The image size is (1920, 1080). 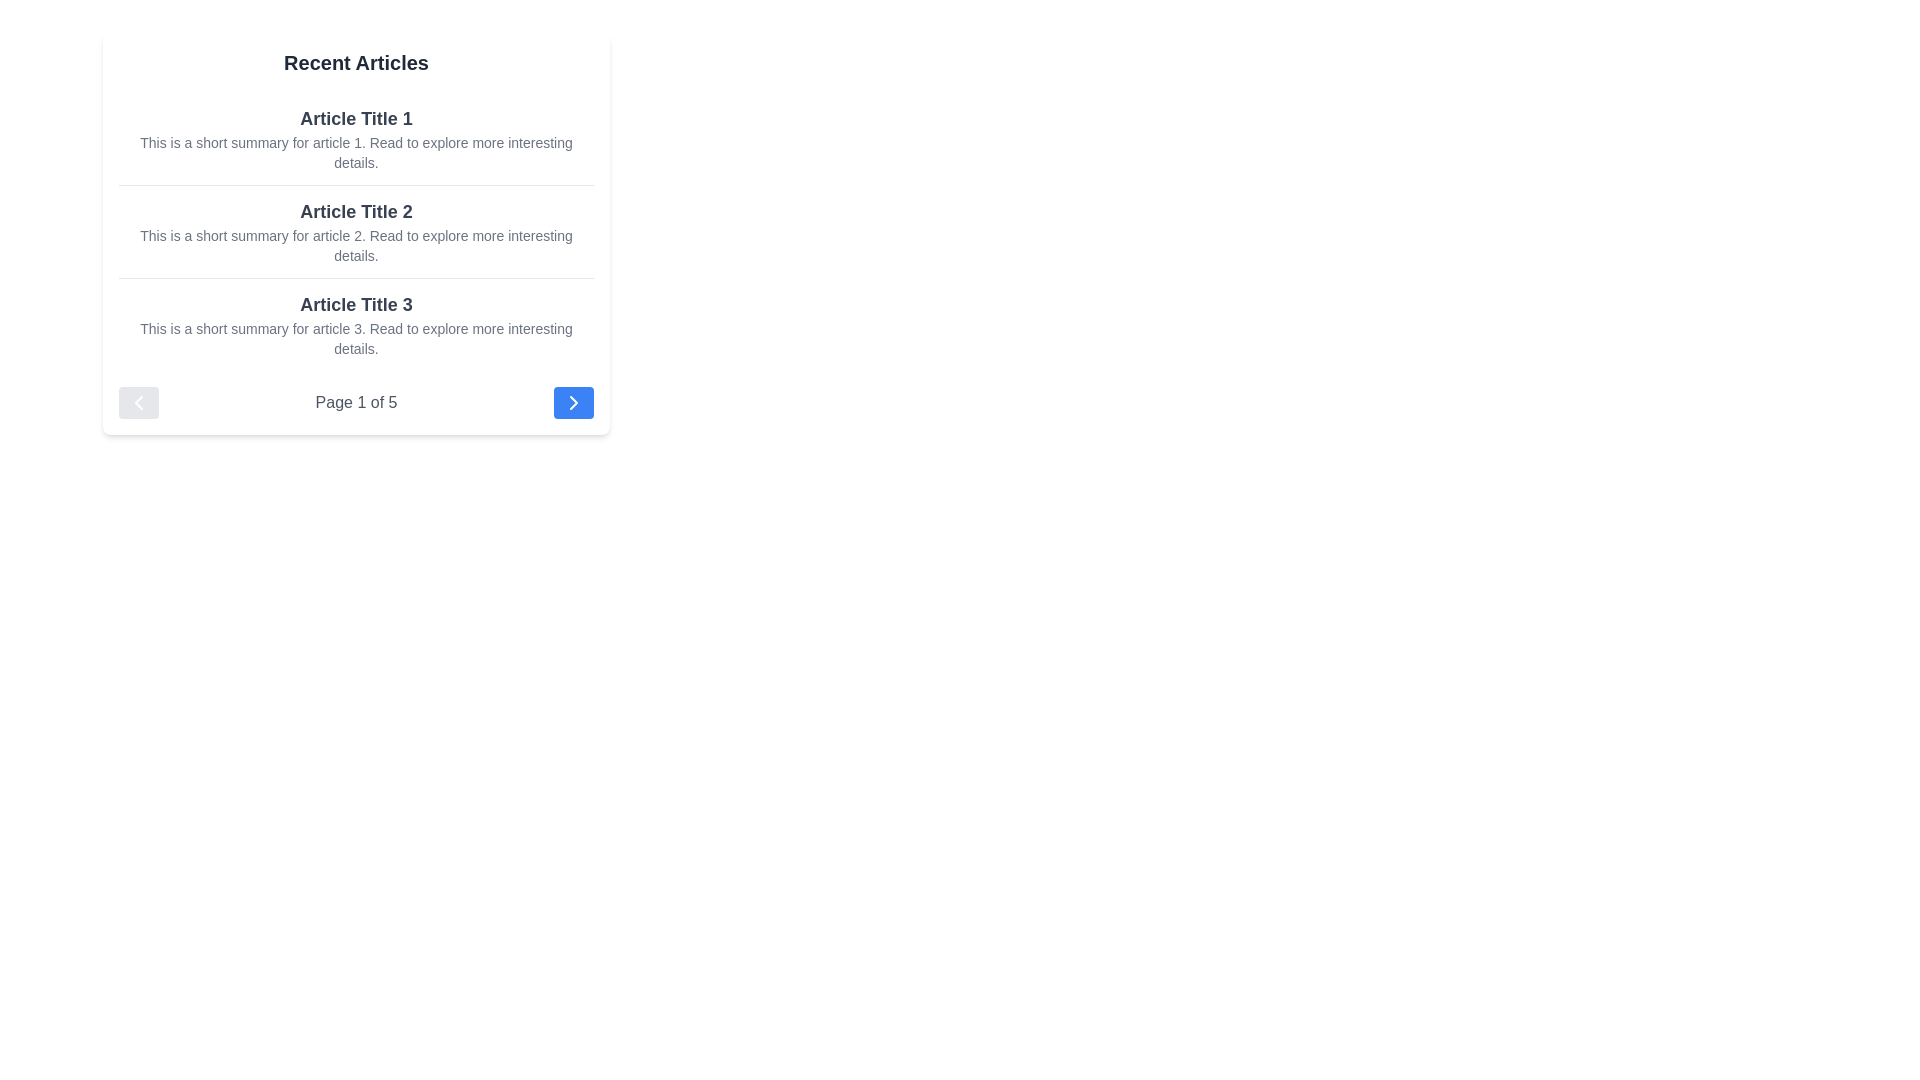 What do you see at coordinates (356, 323) in the screenshot?
I see `the third Informational card in the 'Recent Articles' section` at bounding box center [356, 323].